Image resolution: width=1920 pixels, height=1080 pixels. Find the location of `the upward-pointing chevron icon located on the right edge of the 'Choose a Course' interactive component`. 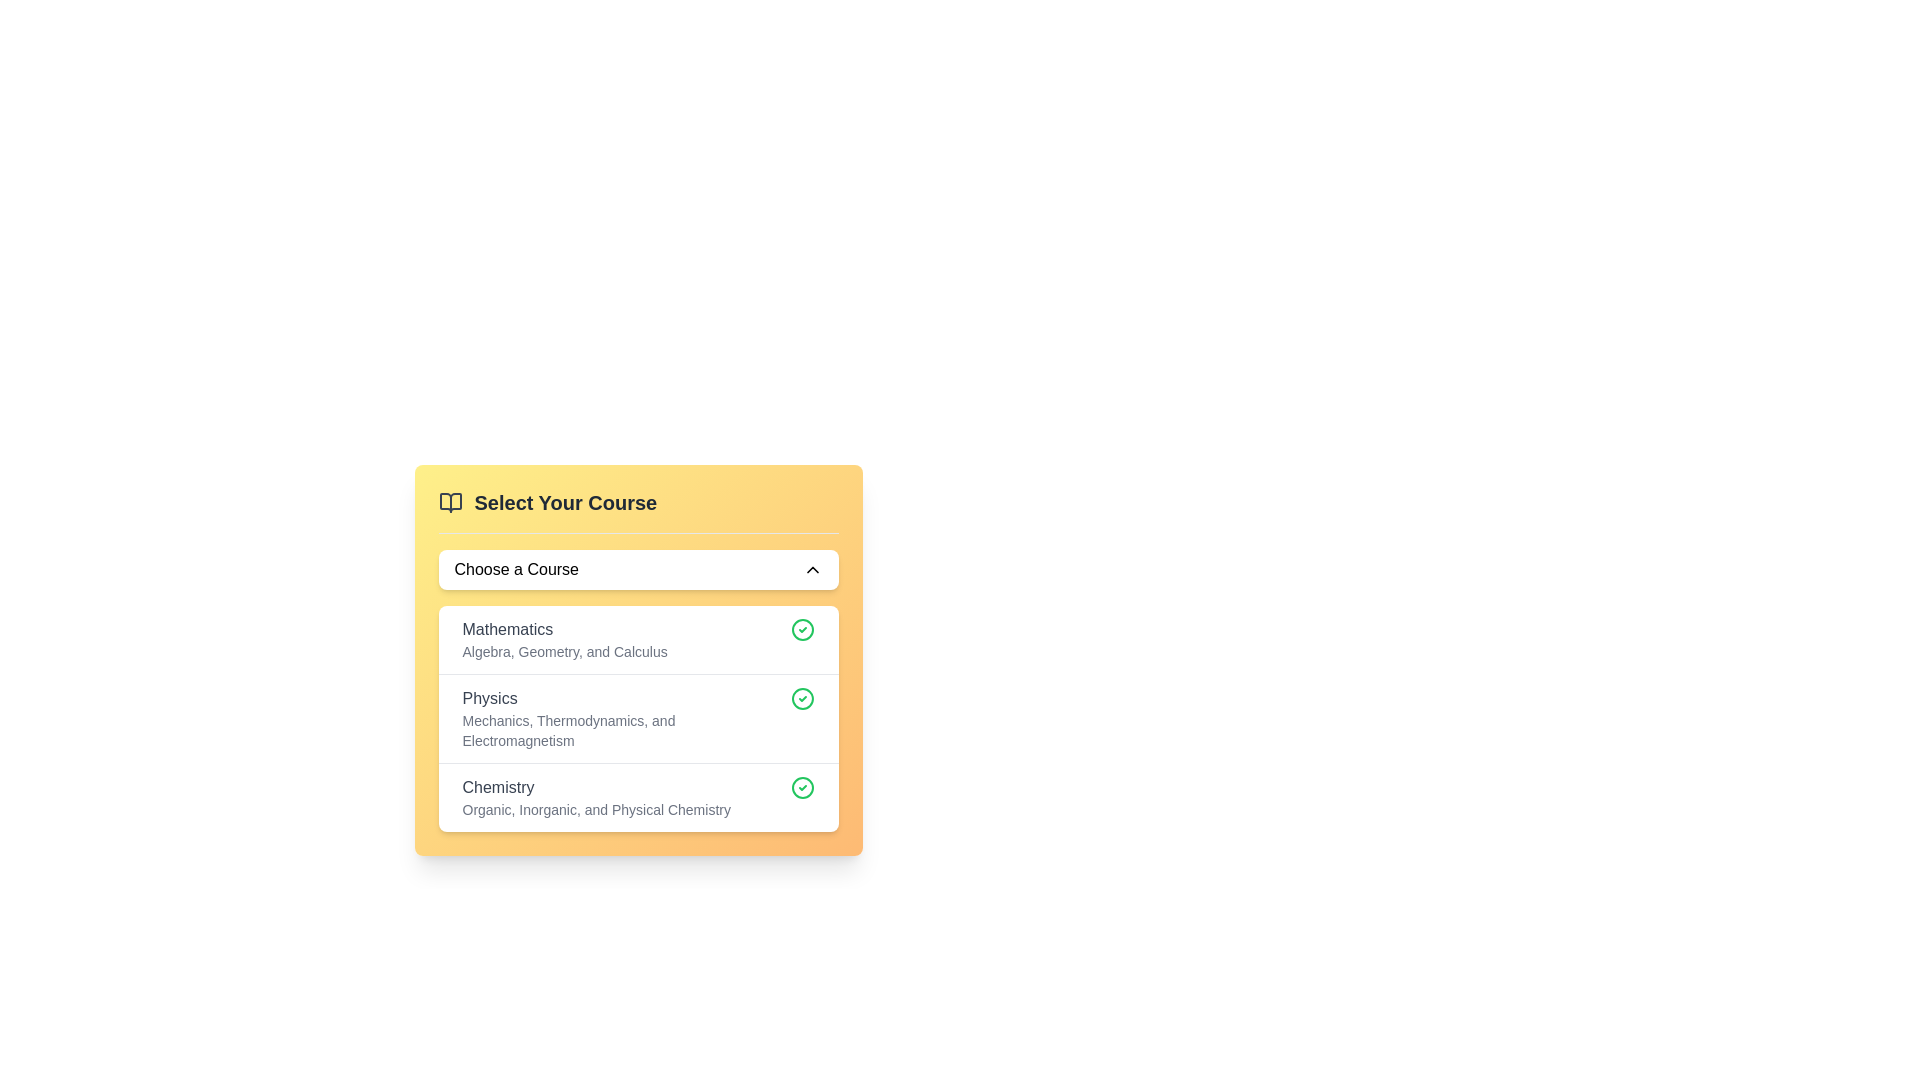

the upward-pointing chevron icon located on the right edge of the 'Choose a Course' interactive component is located at coordinates (812, 570).